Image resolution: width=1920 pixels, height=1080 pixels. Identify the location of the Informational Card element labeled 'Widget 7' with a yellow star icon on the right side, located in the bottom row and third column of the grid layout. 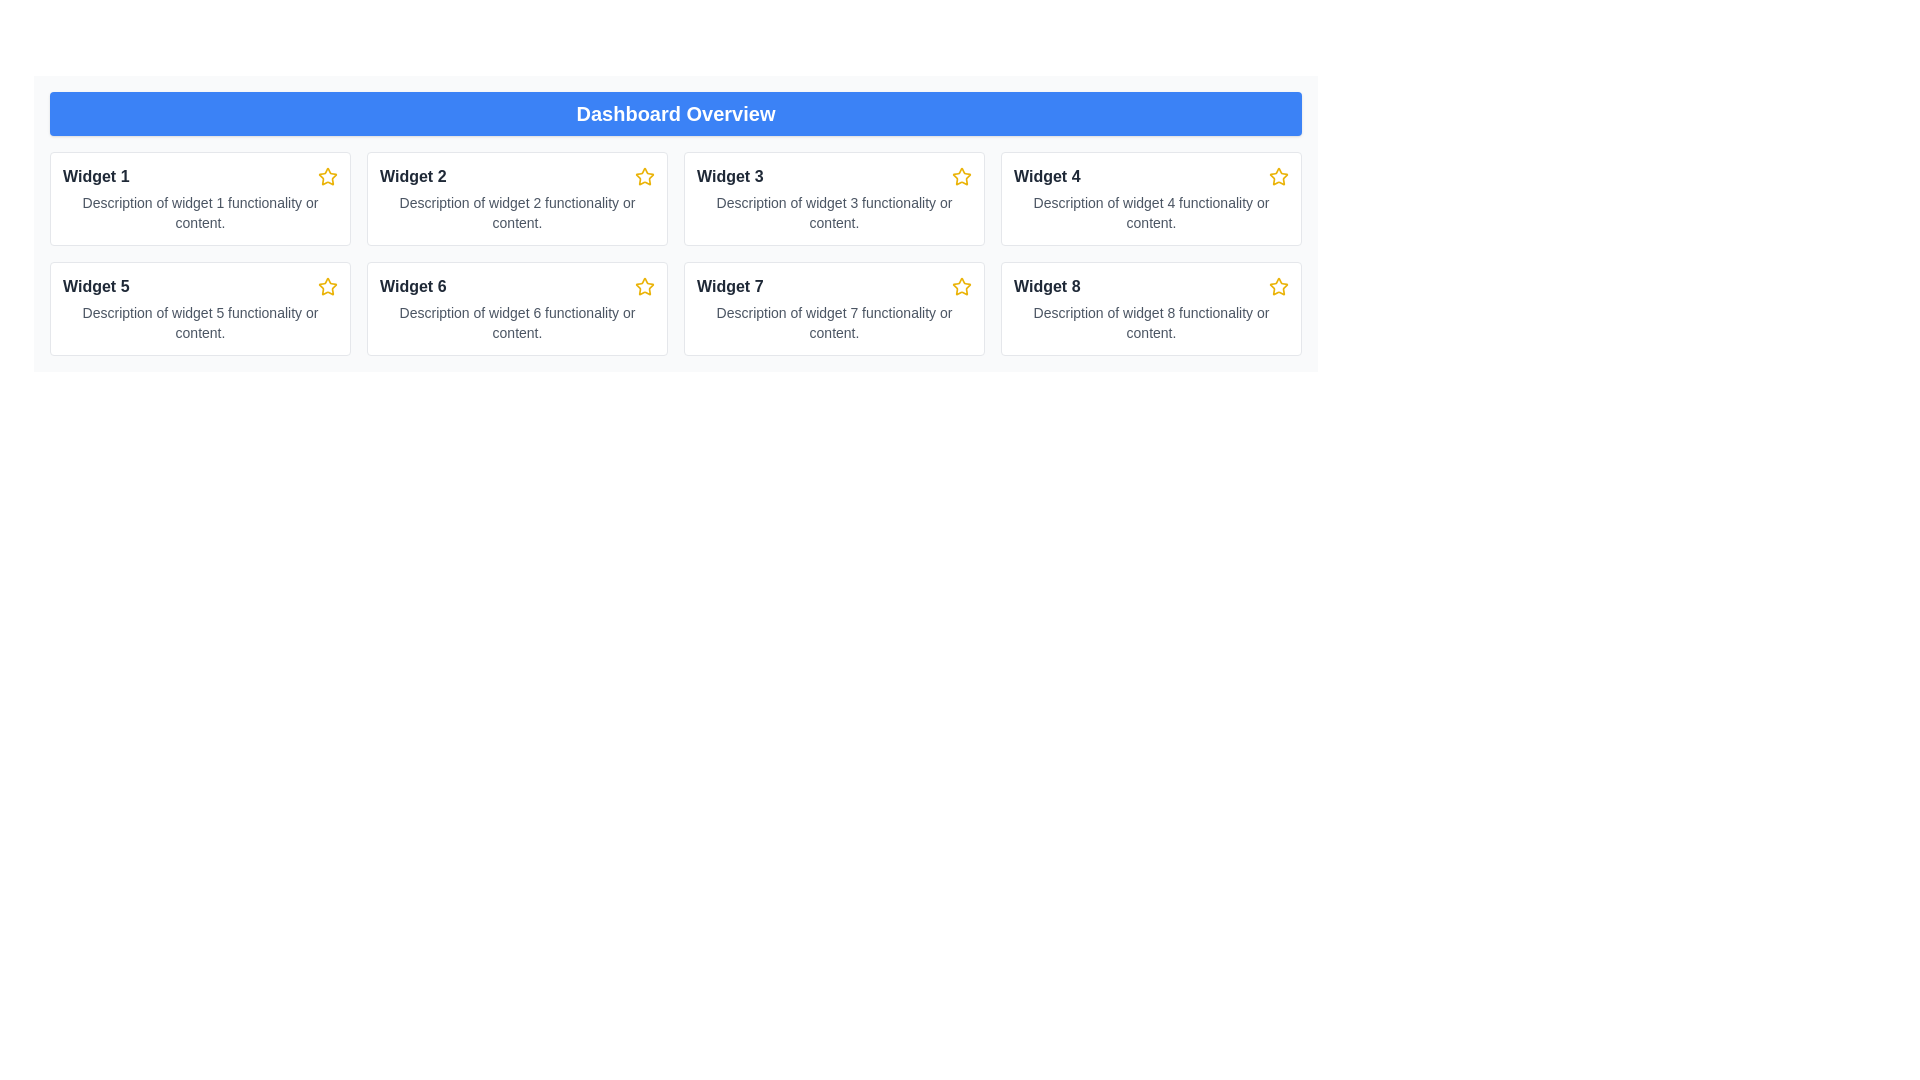
(834, 308).